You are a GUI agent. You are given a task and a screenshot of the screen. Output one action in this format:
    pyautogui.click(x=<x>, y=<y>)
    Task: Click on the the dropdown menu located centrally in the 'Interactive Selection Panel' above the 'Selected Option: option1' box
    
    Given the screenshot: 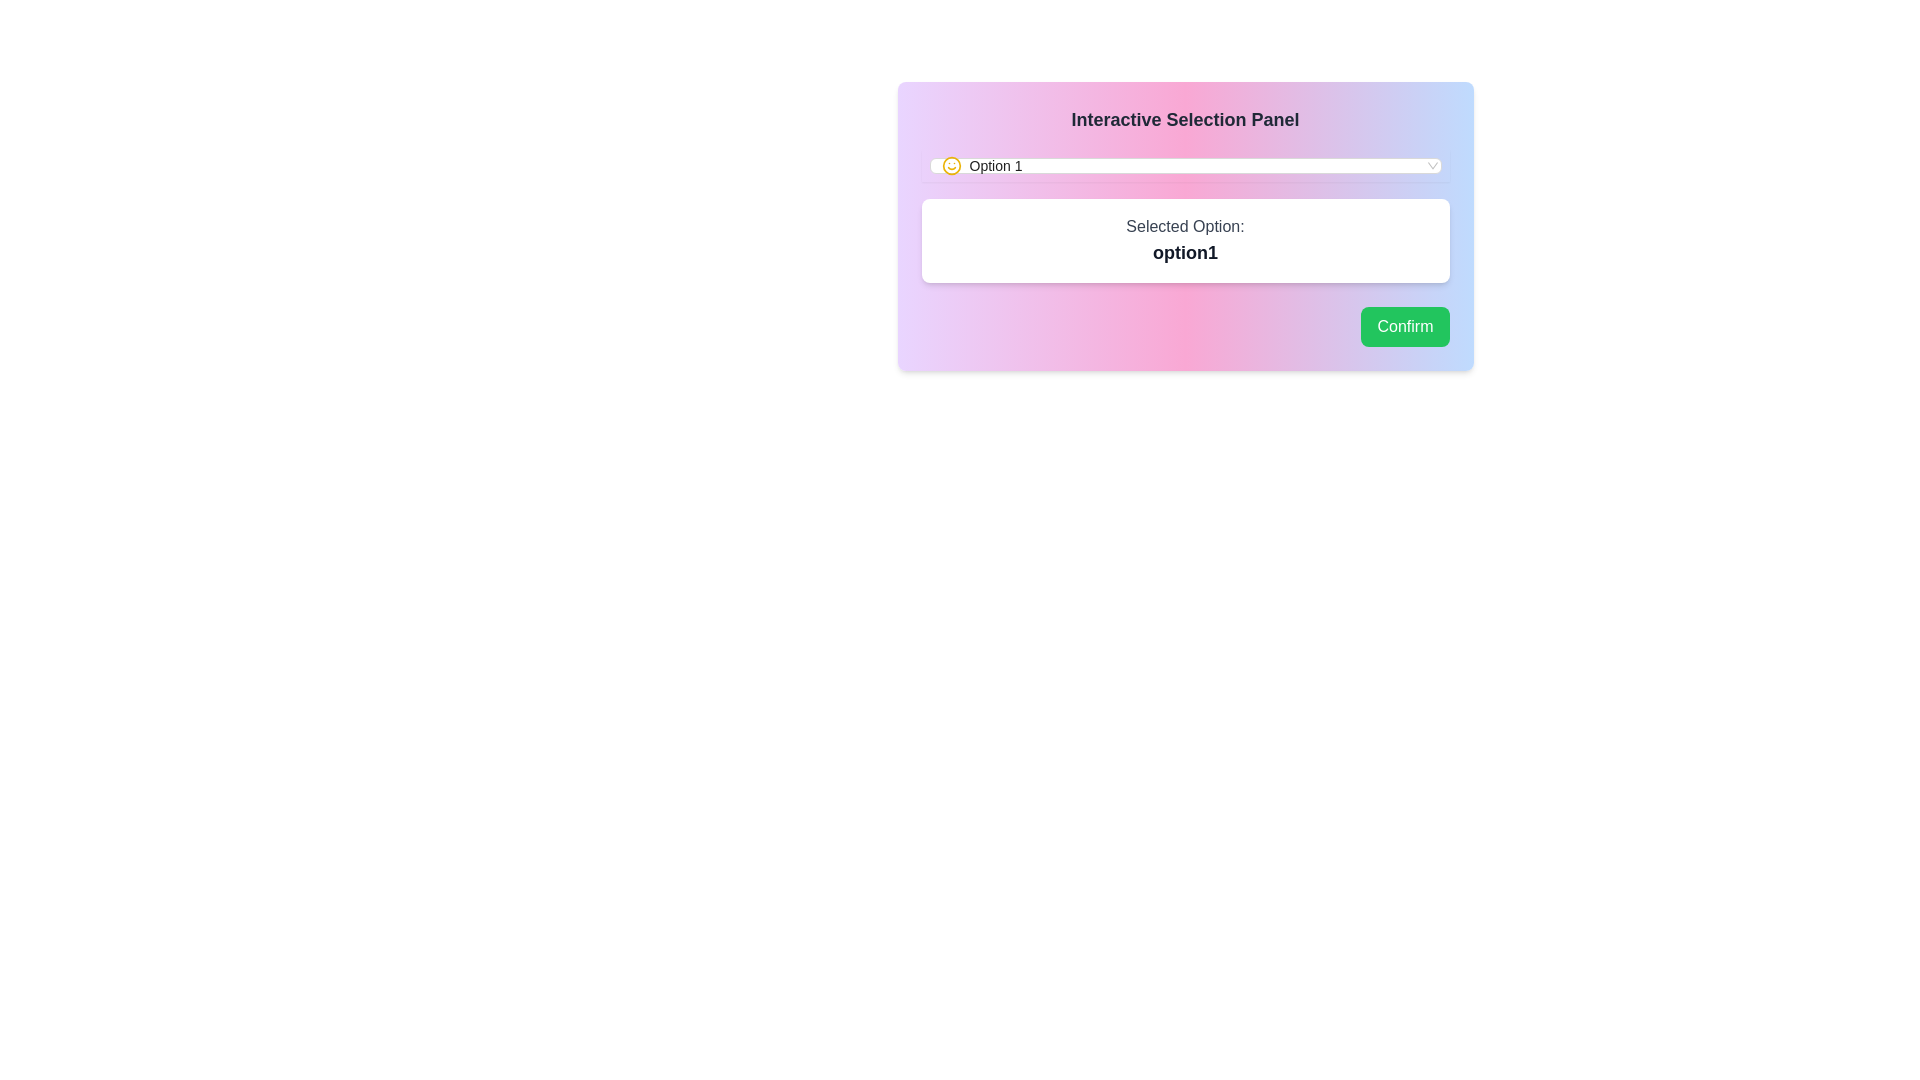 What is the action you would take?
    pyautogui.click(x=1185, y=164)
    